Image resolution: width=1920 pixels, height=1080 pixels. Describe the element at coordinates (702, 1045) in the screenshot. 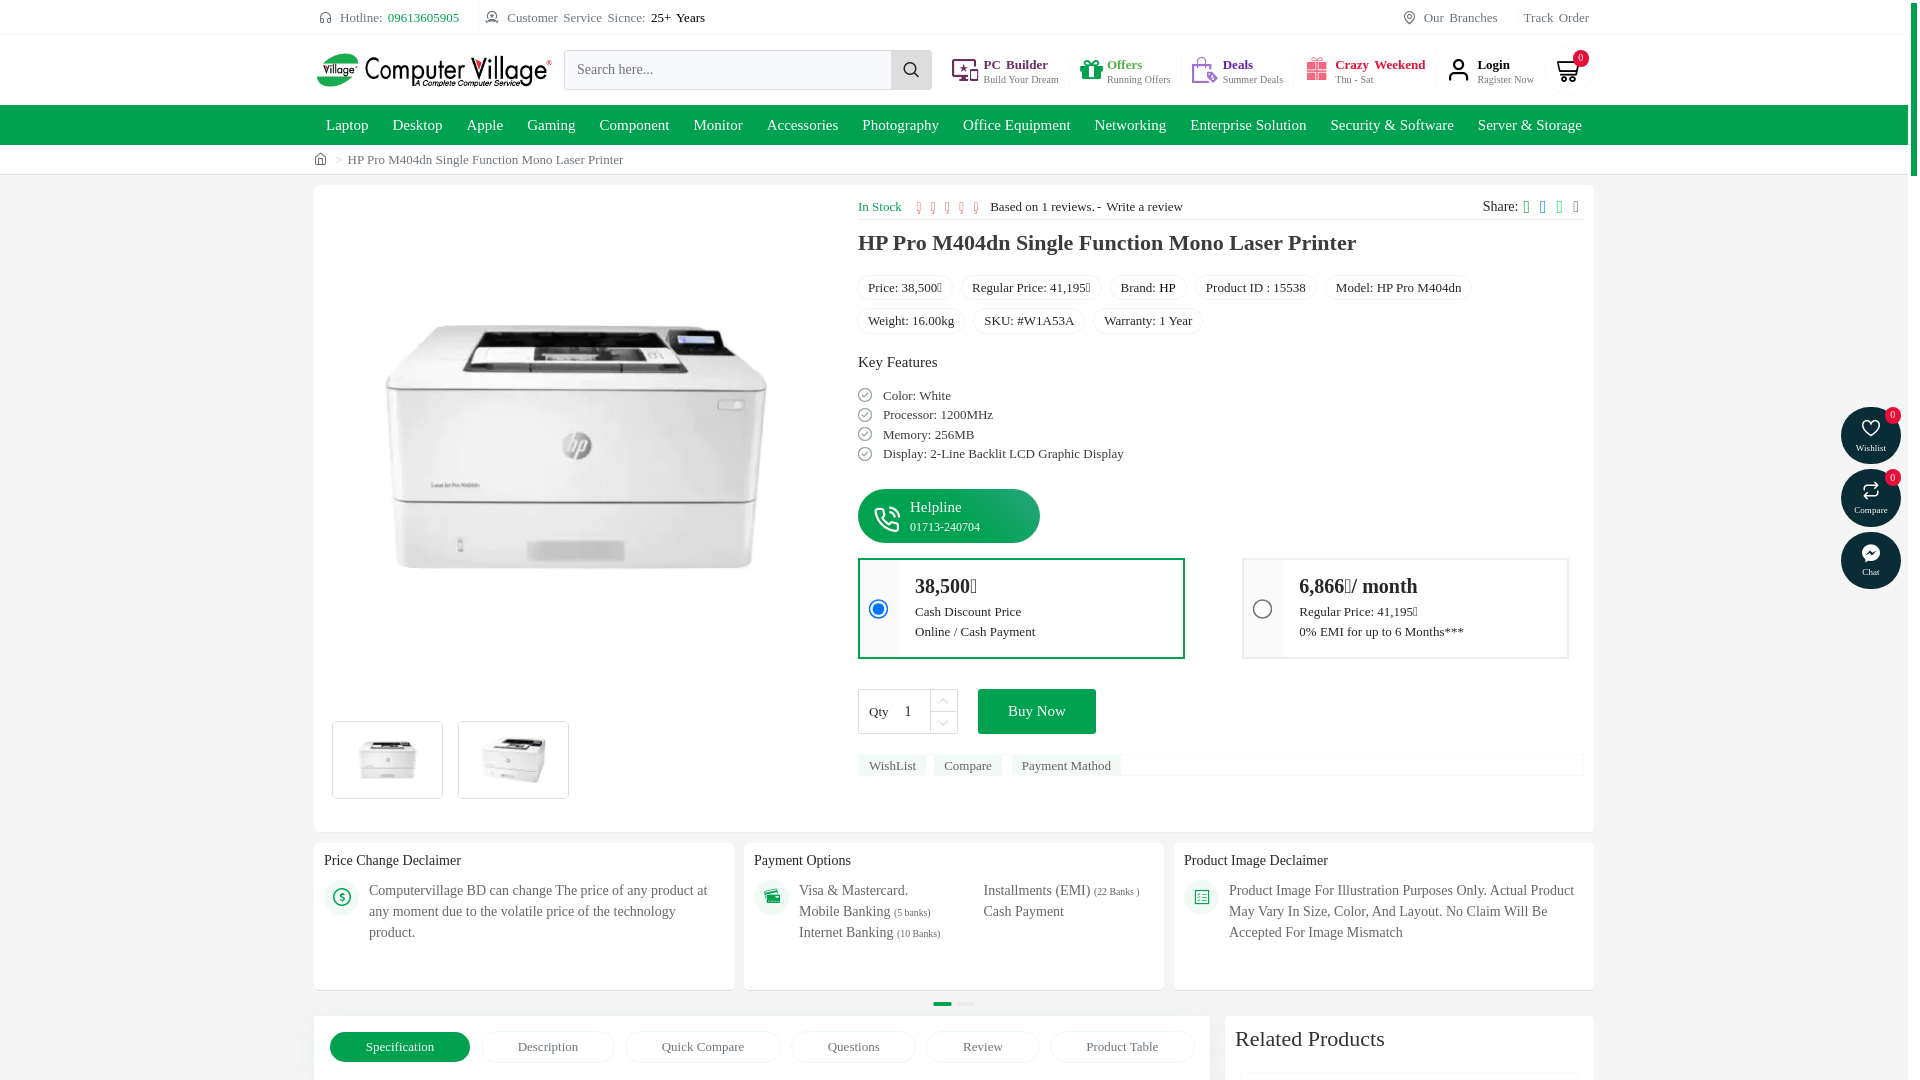

I see `'Quick Compare'` at that location.